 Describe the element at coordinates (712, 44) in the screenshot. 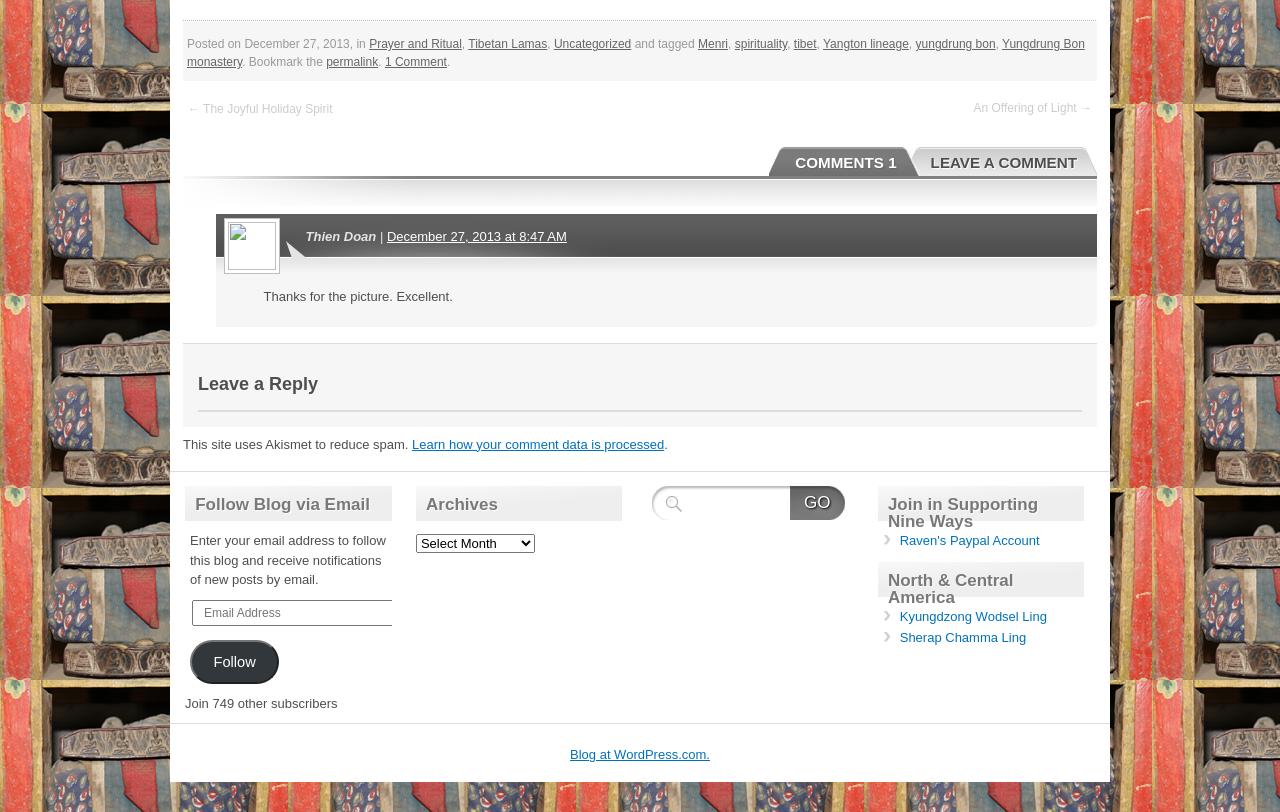

I see `'Menri'` at that location.